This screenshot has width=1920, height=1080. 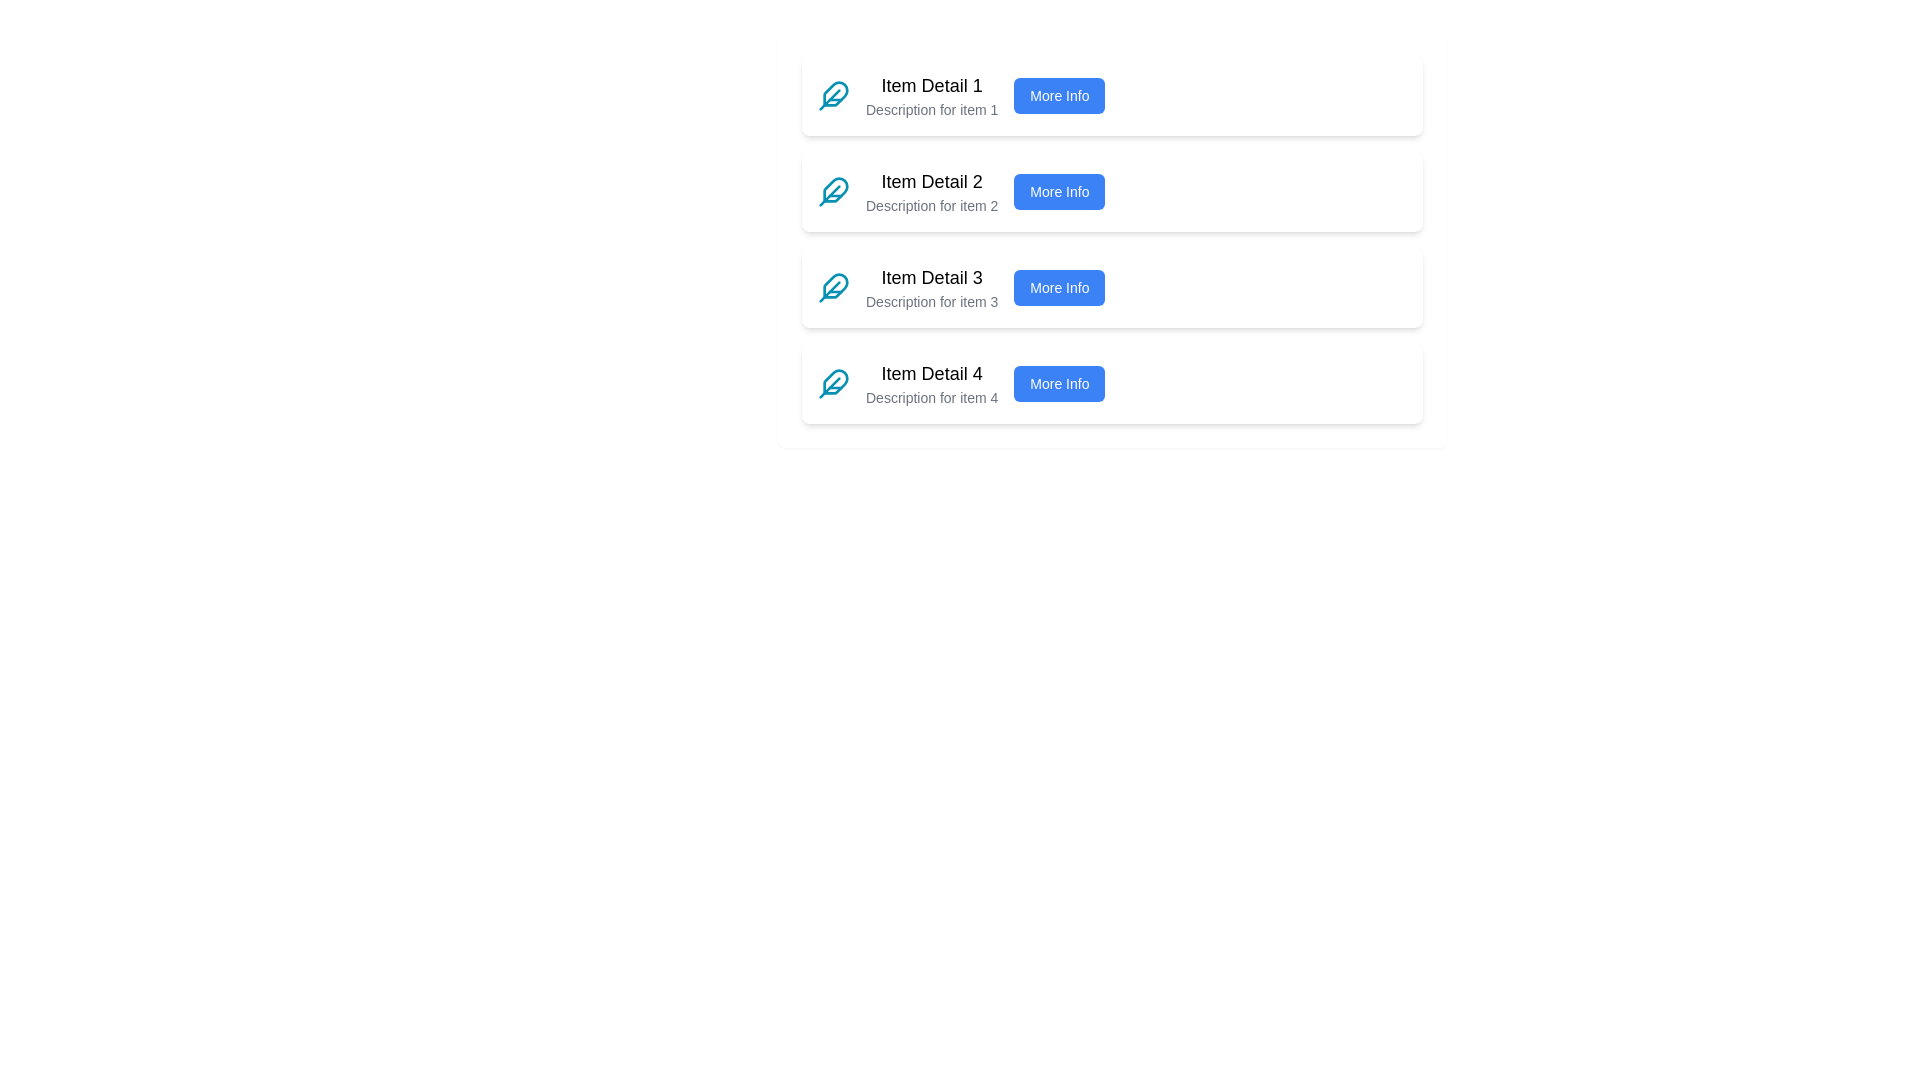 What do you see at coordinates (834, 288) in the screenshot?
I see `the feather icon located in the third card from the top, directly to the left of the text 'Item Detail 3'` at bounding box center [834, 288].